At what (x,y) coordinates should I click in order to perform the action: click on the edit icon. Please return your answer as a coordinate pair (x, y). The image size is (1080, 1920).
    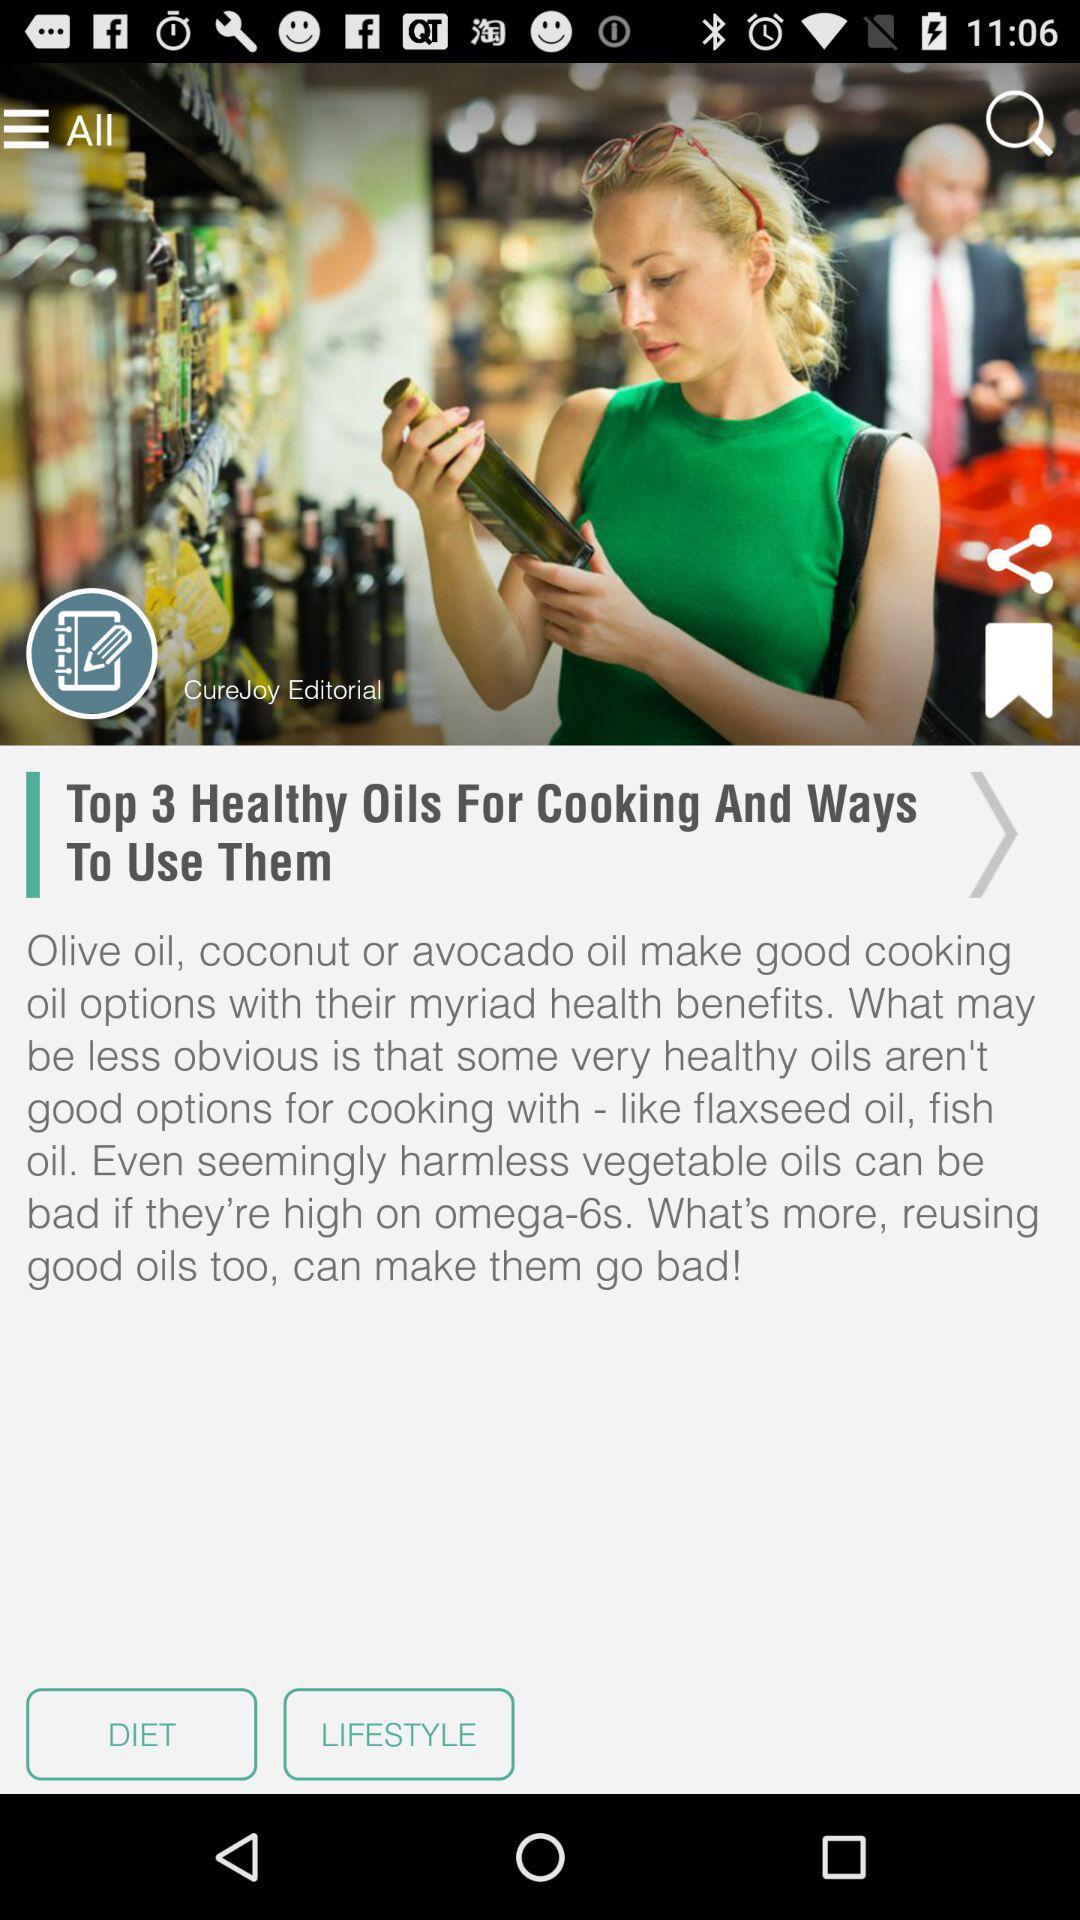
    Looking at the image, I should click on (91, 699).